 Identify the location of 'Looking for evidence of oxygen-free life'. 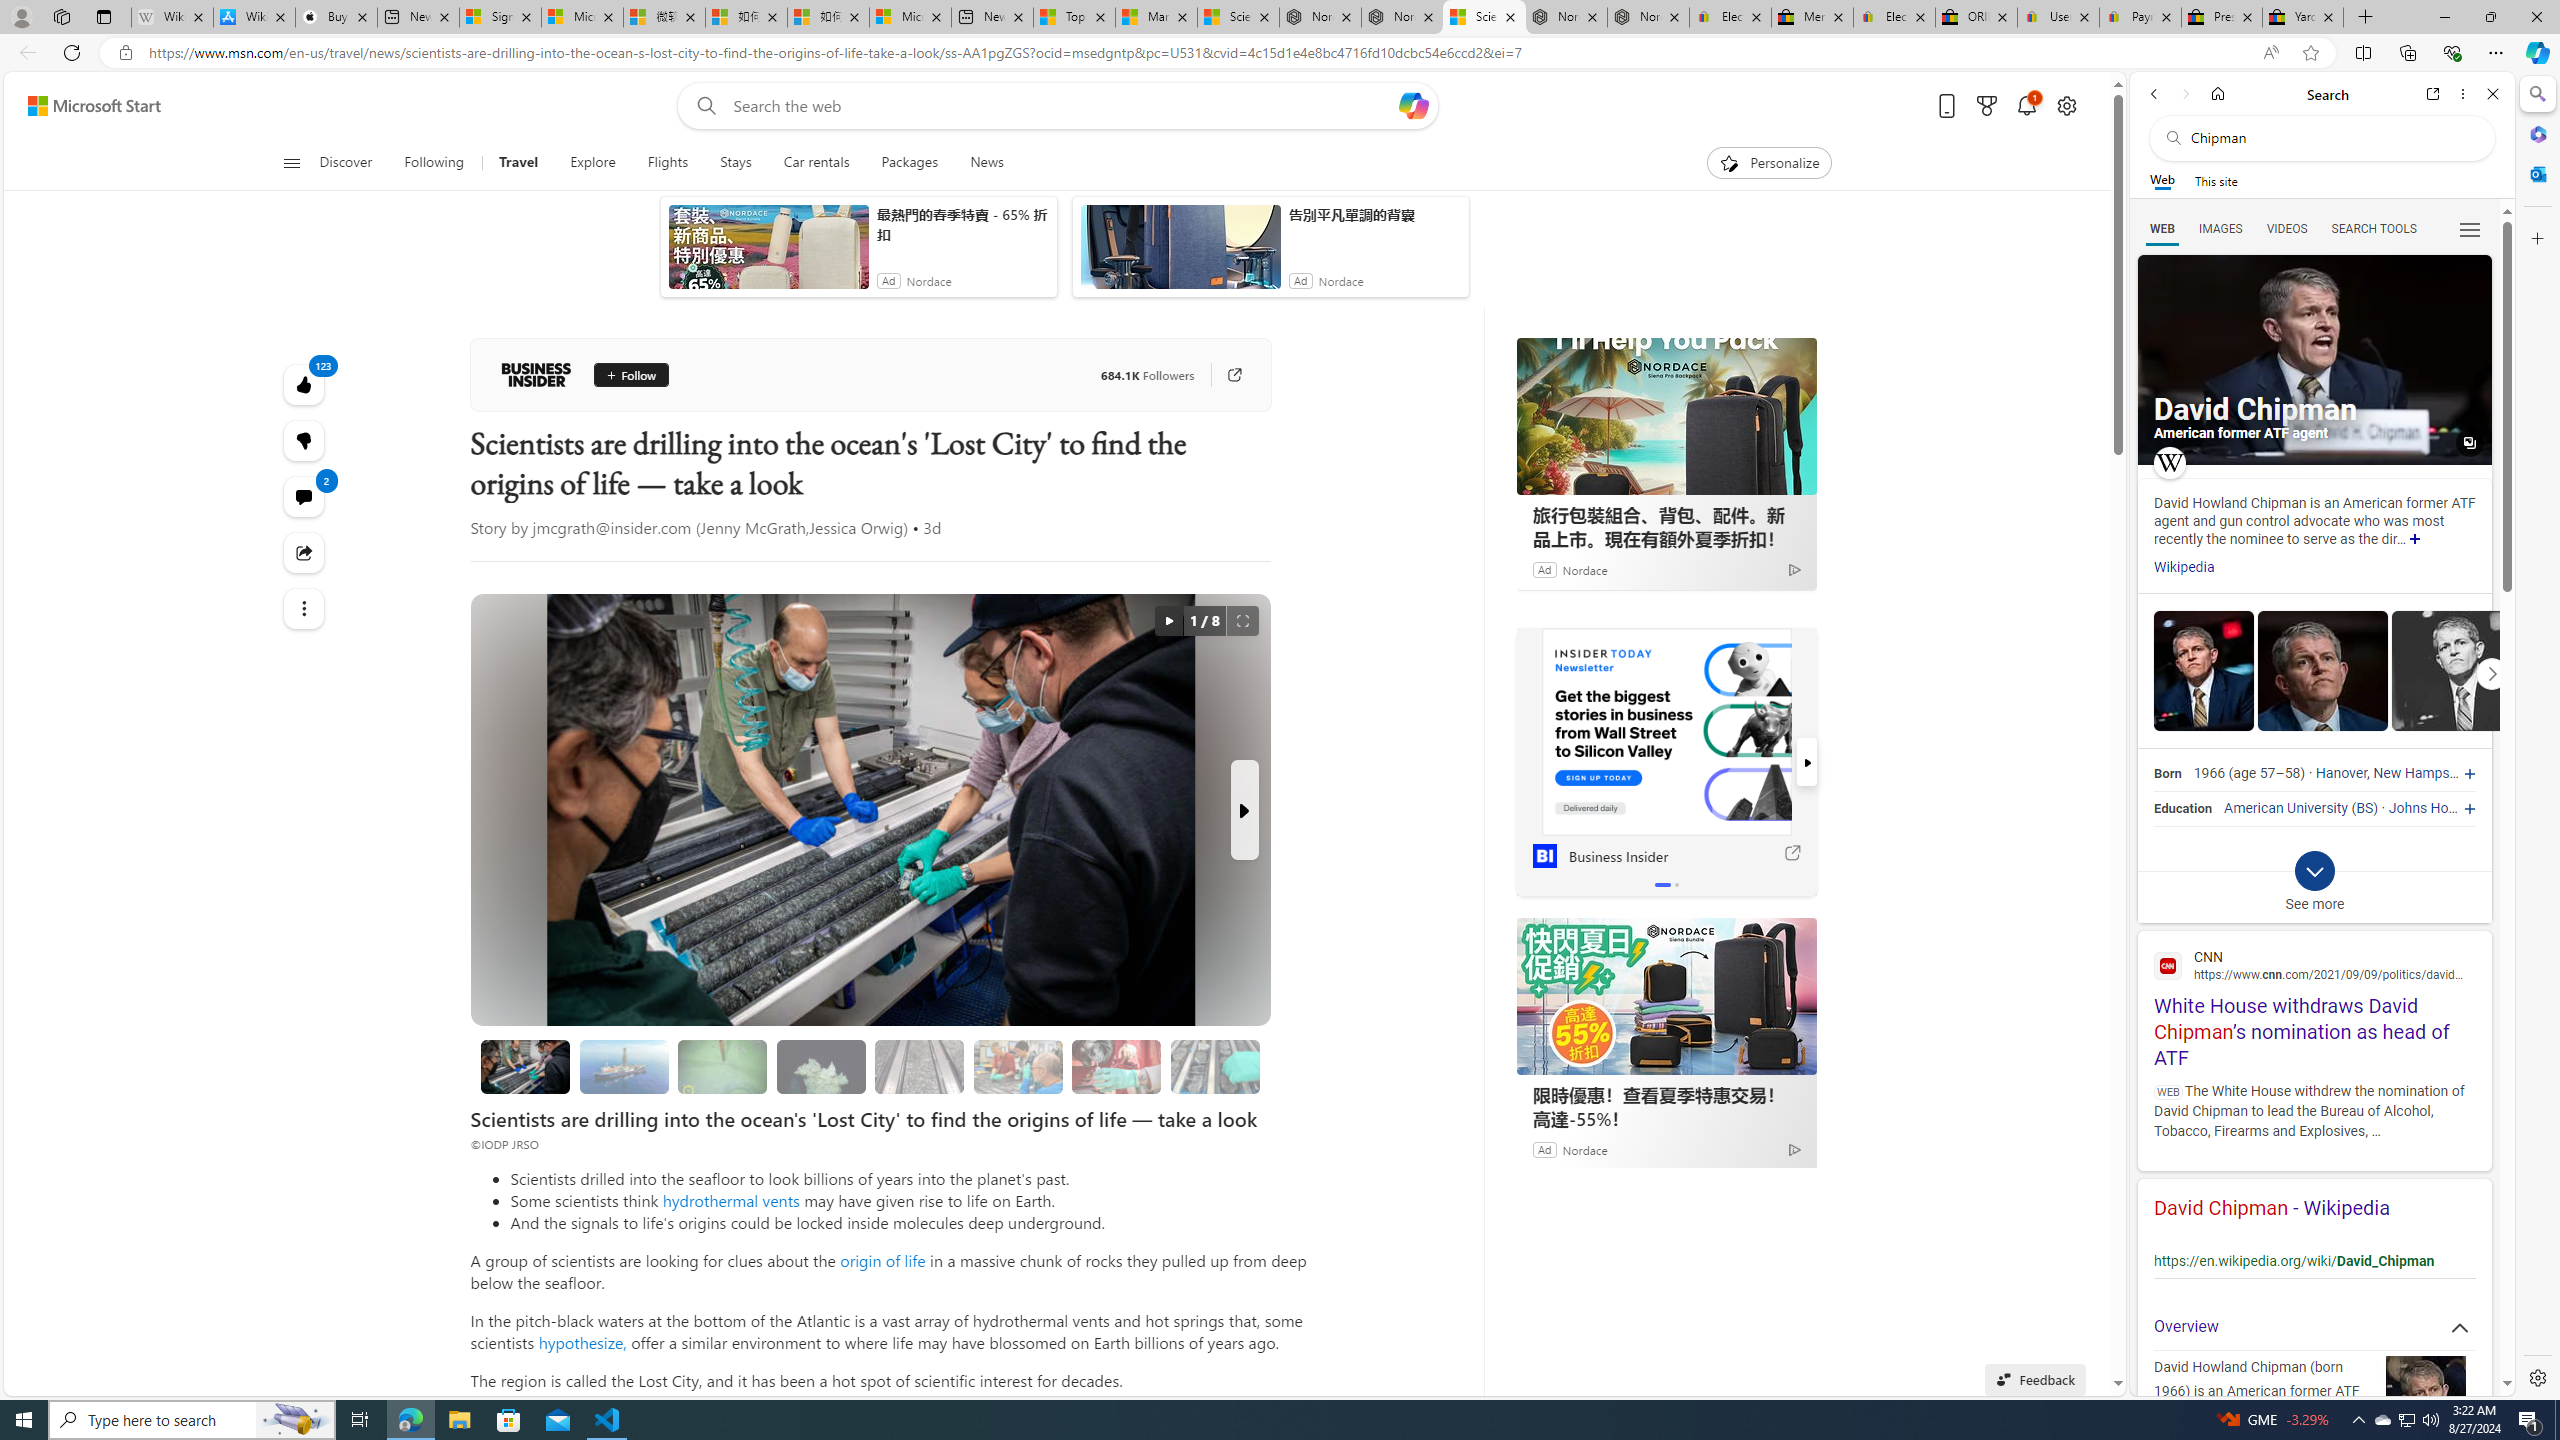
(1018, 1066).